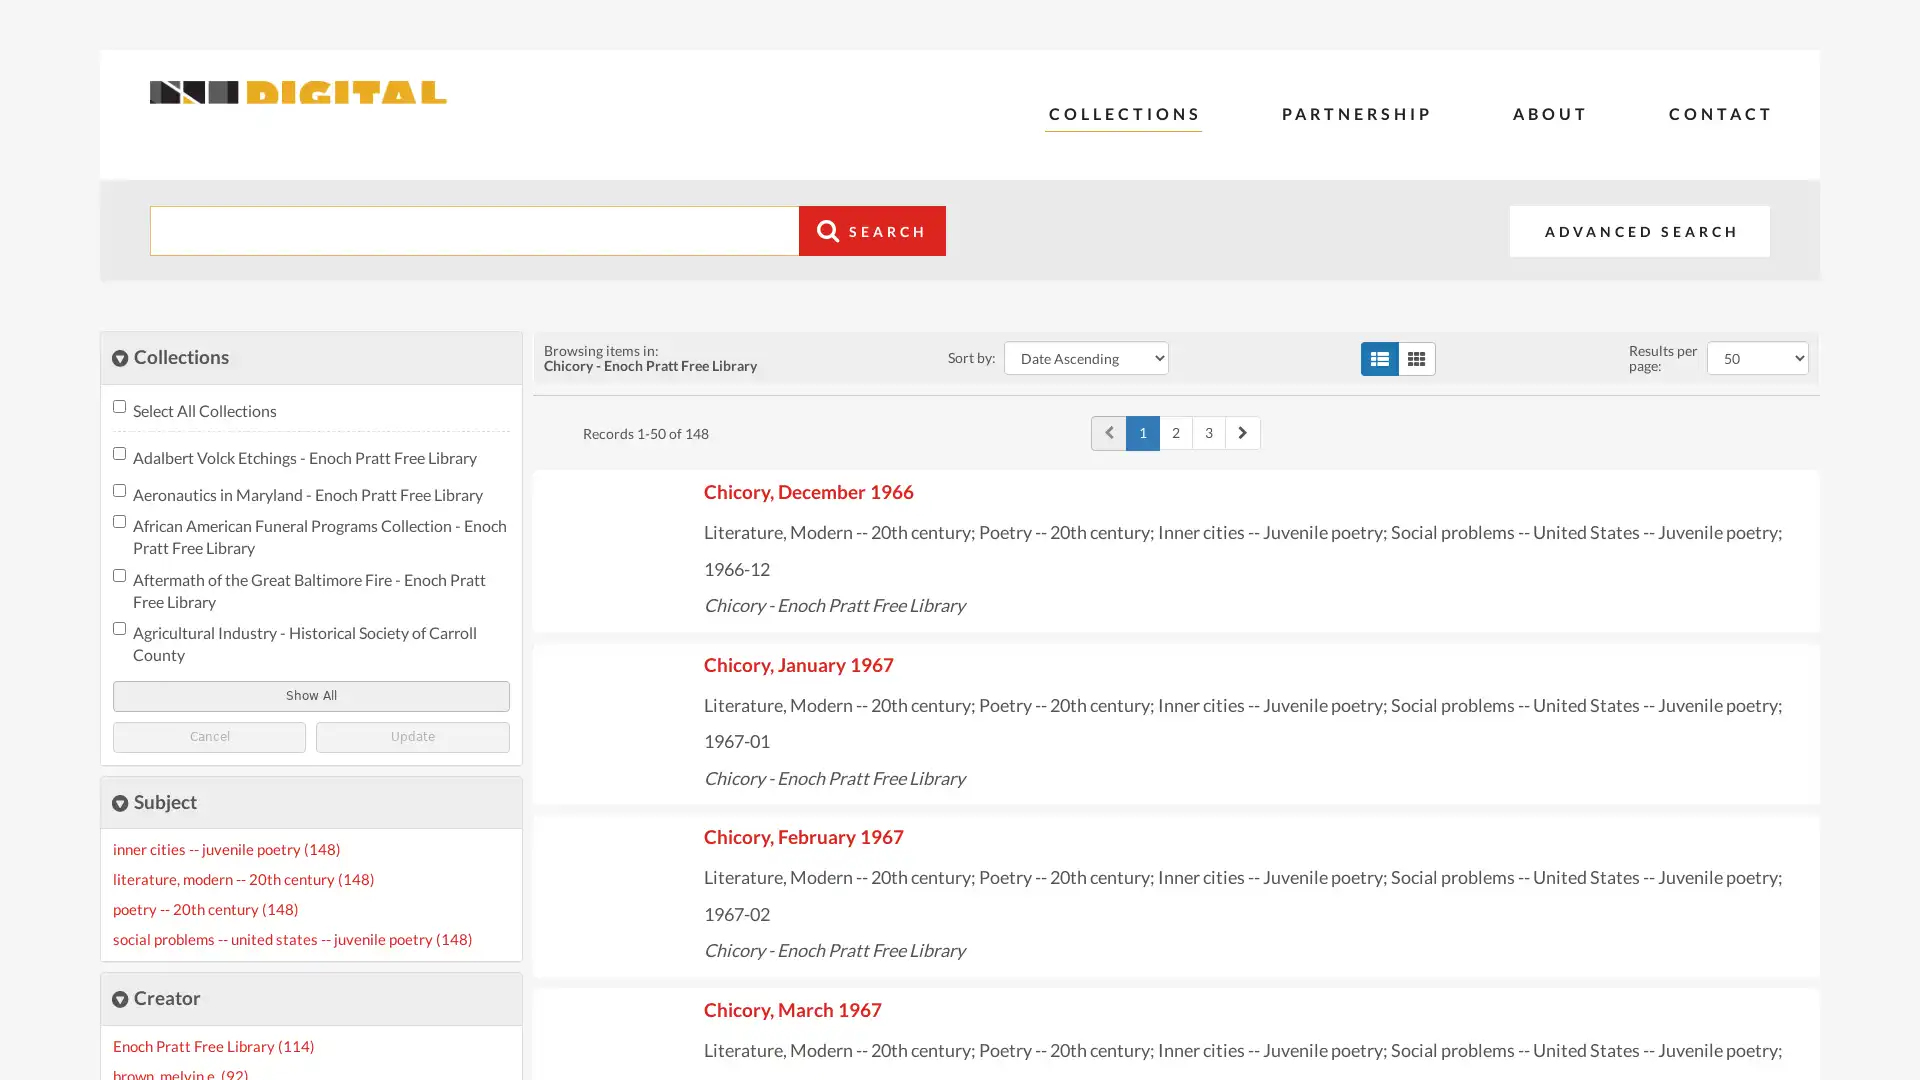 The width and height of the screenshot is (1920, 1080). What do you see at coordinates (1208, 431) in the screenshot?
I see `Page 3` at bounding box center [1208, 431].